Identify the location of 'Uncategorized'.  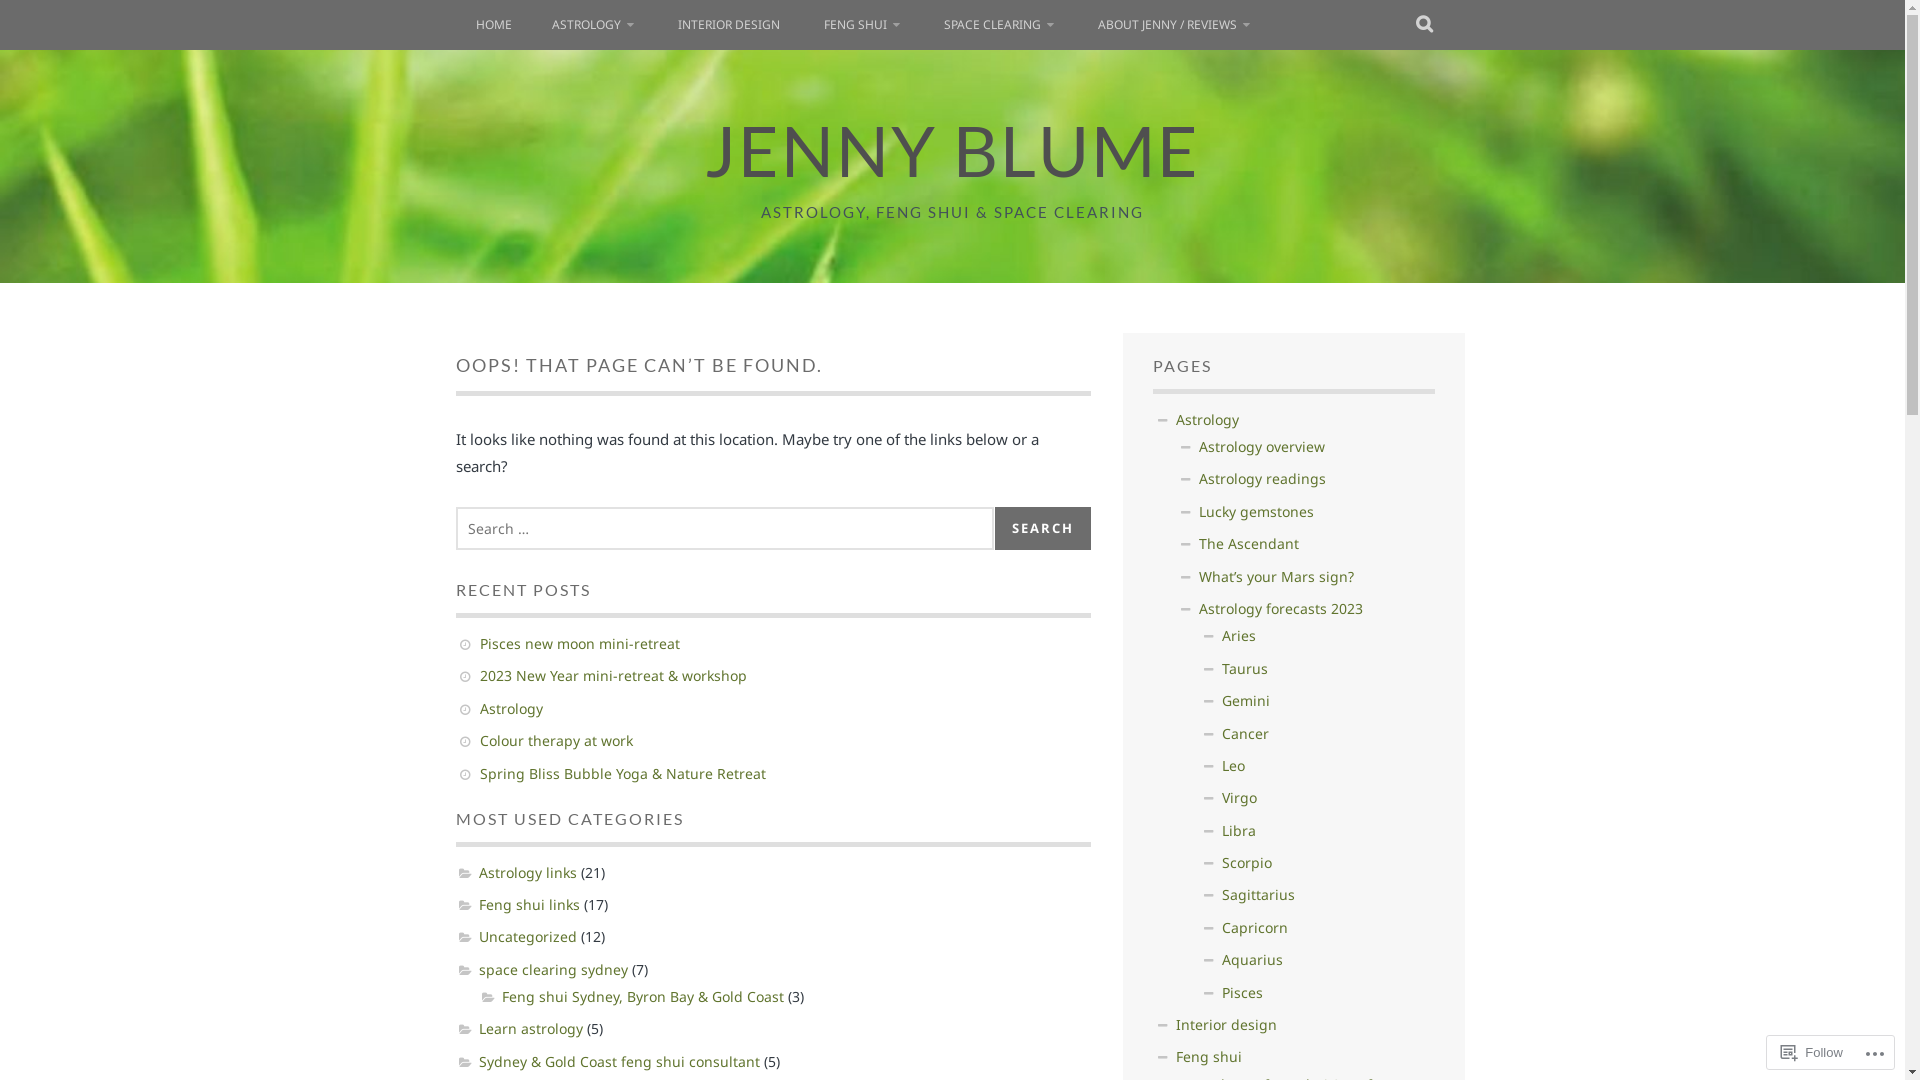
(477, 936).